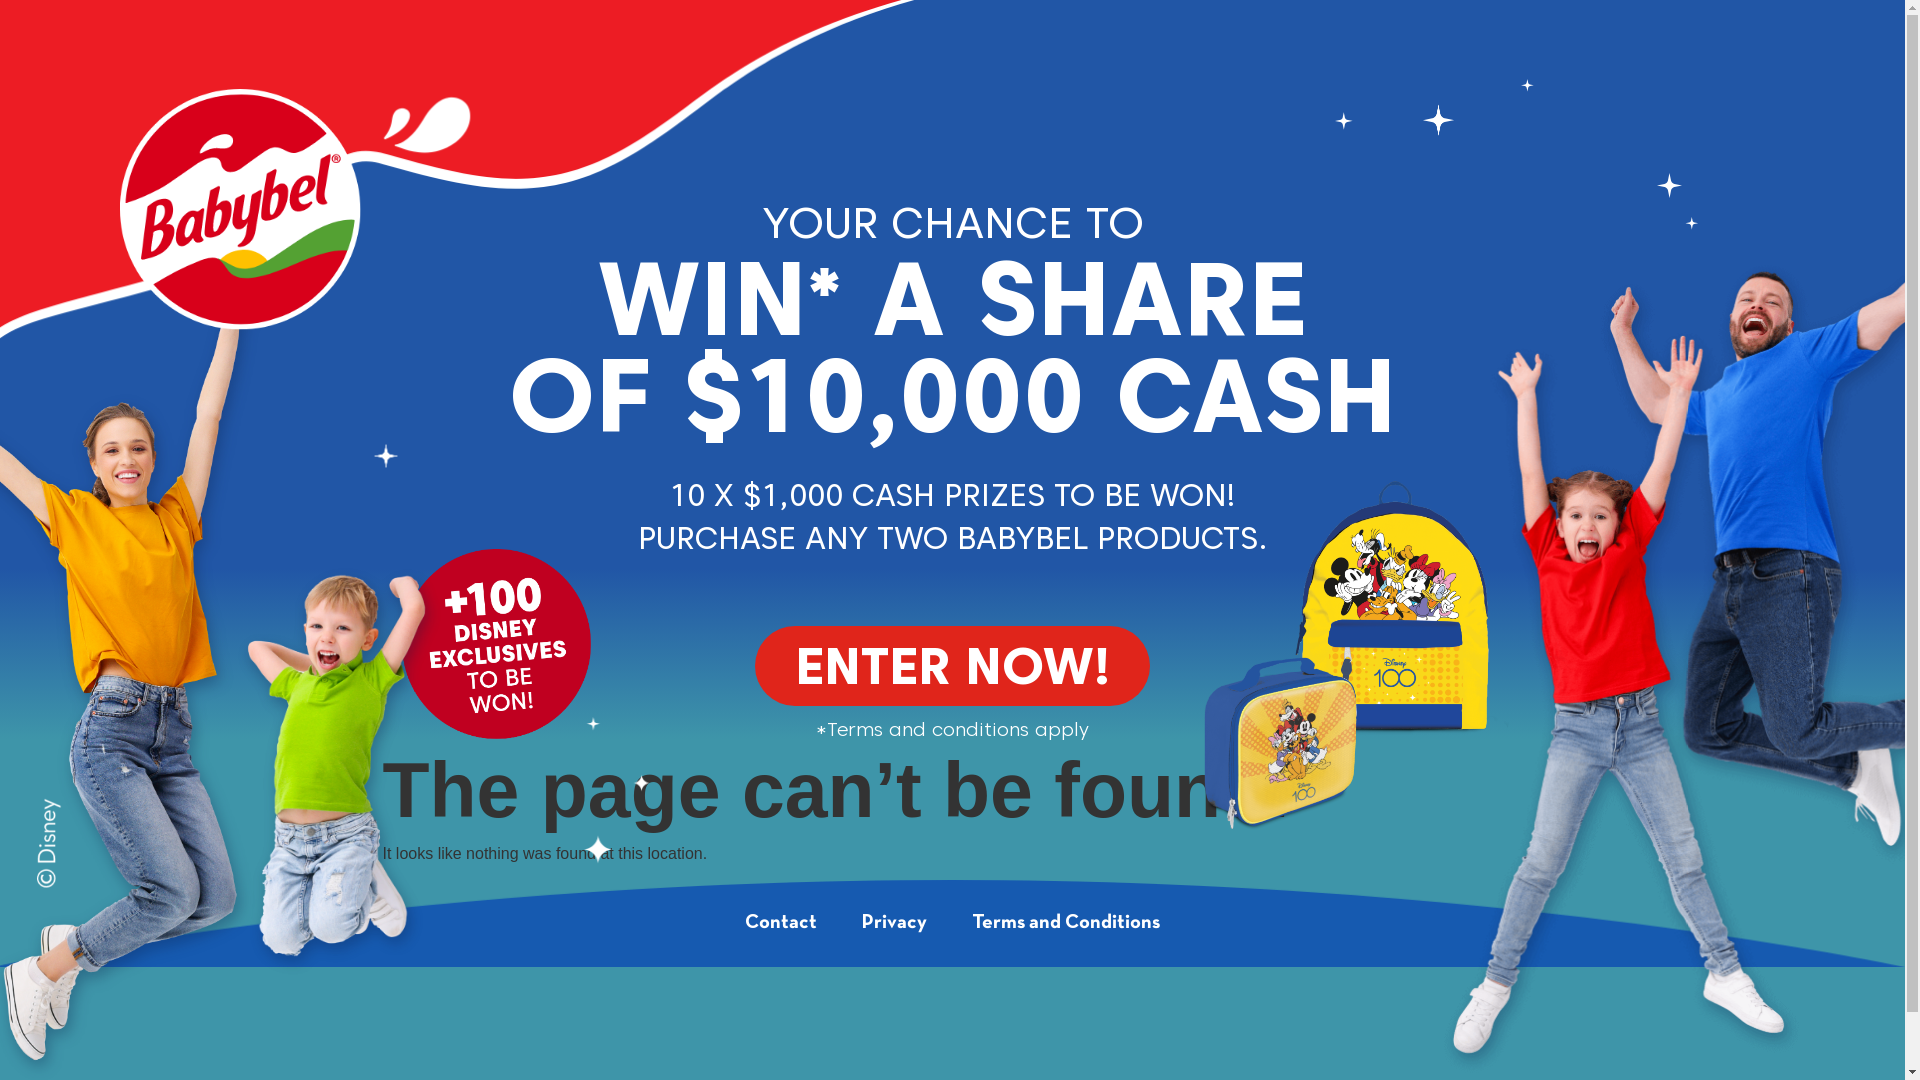 Image resolution: width=1920 pixels, height=1080 pixels. I want to click on 'Terms and Conditions', so click(1064, 923).